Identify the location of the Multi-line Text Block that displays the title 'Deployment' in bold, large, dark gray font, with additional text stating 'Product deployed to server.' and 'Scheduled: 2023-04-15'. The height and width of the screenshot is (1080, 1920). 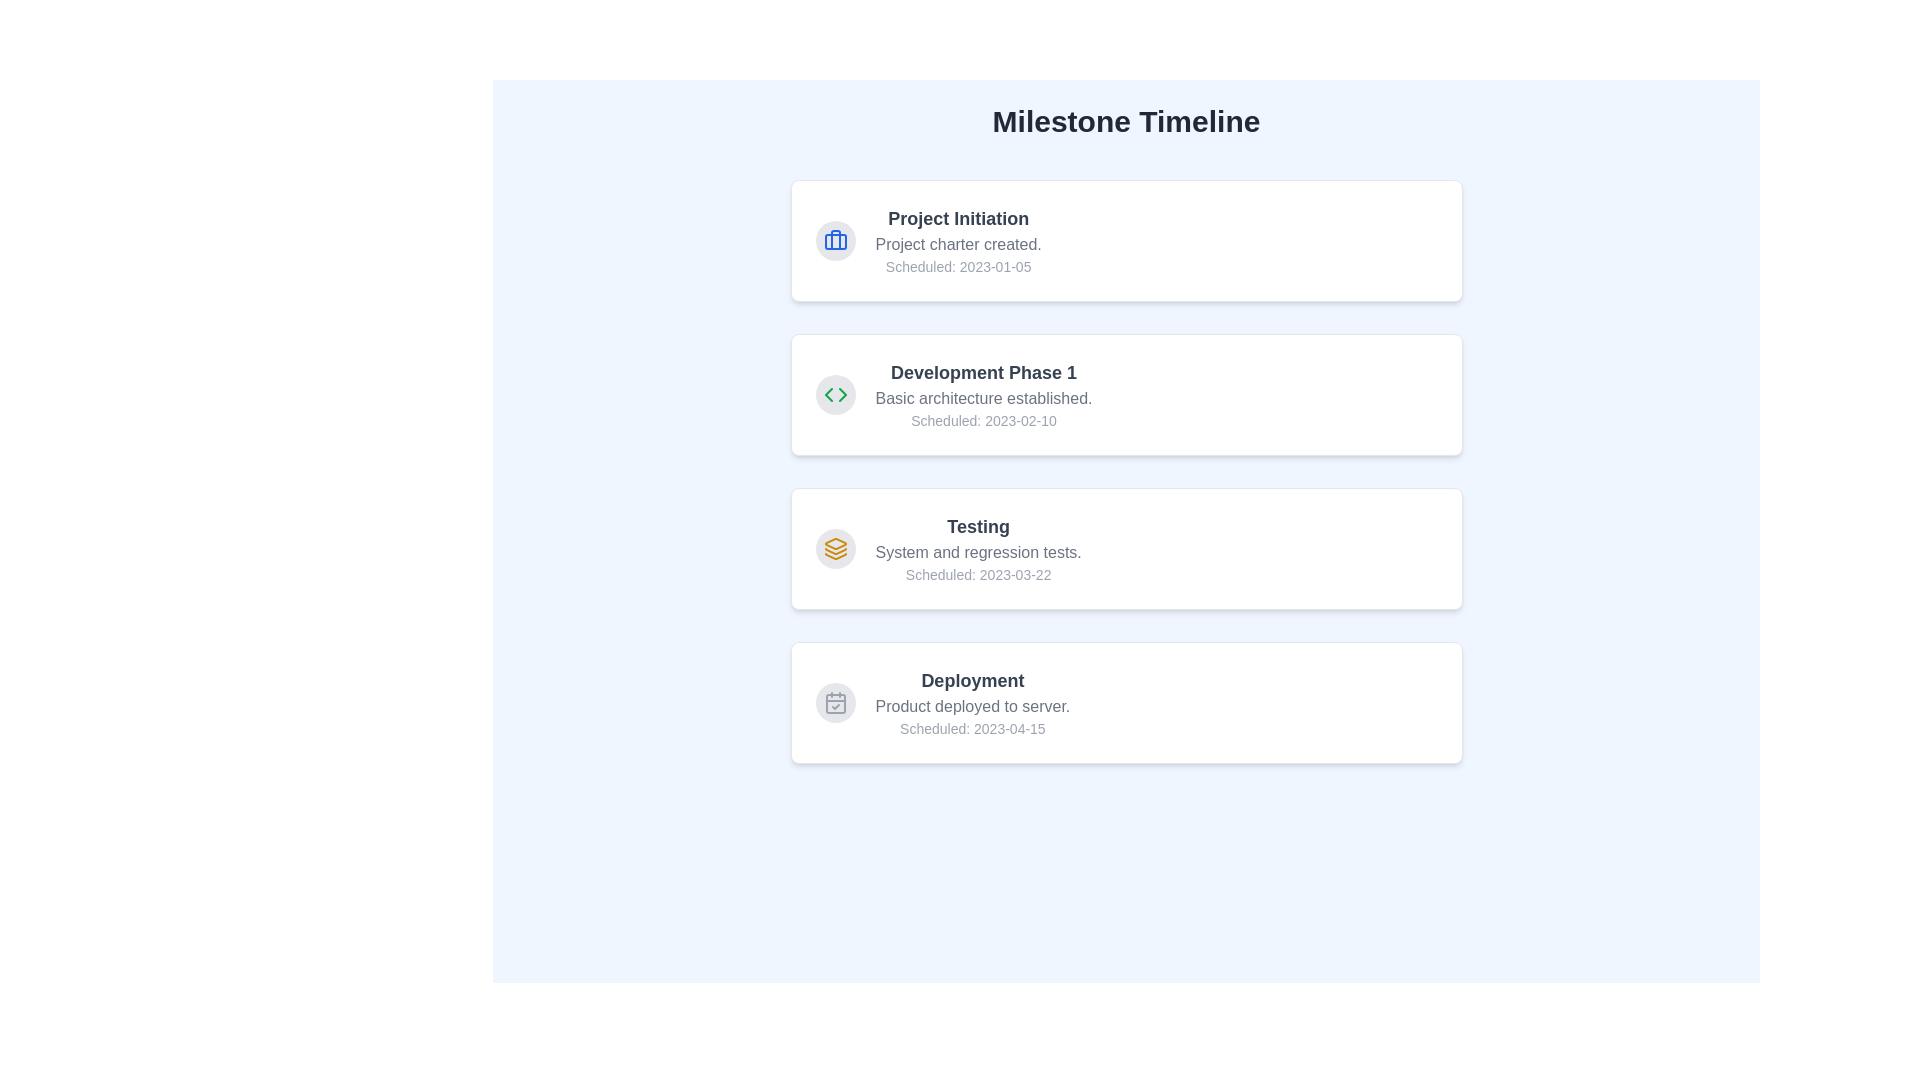
(972, 701).